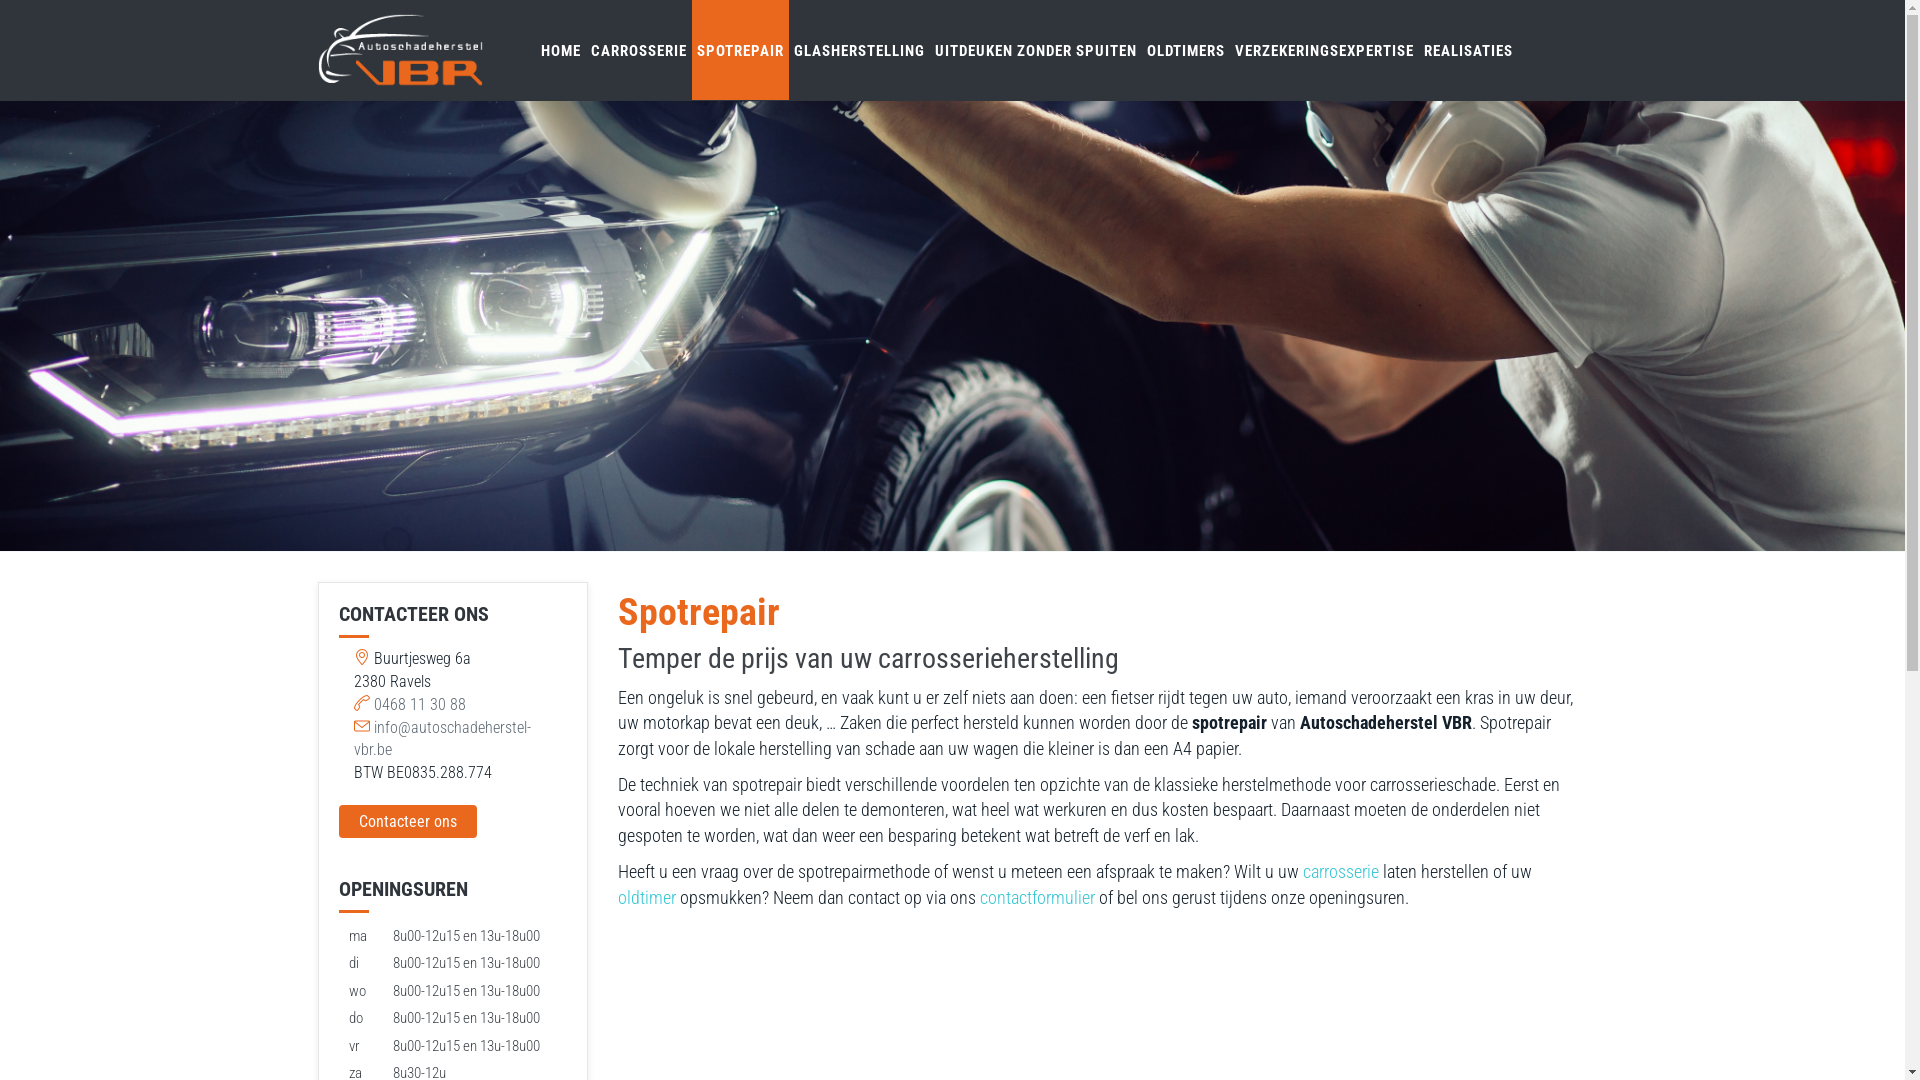  What do you see at coordinates (637, 49) in the screenshot?
I see `'CARROSSERIE'` at bounding box center [637, 49].